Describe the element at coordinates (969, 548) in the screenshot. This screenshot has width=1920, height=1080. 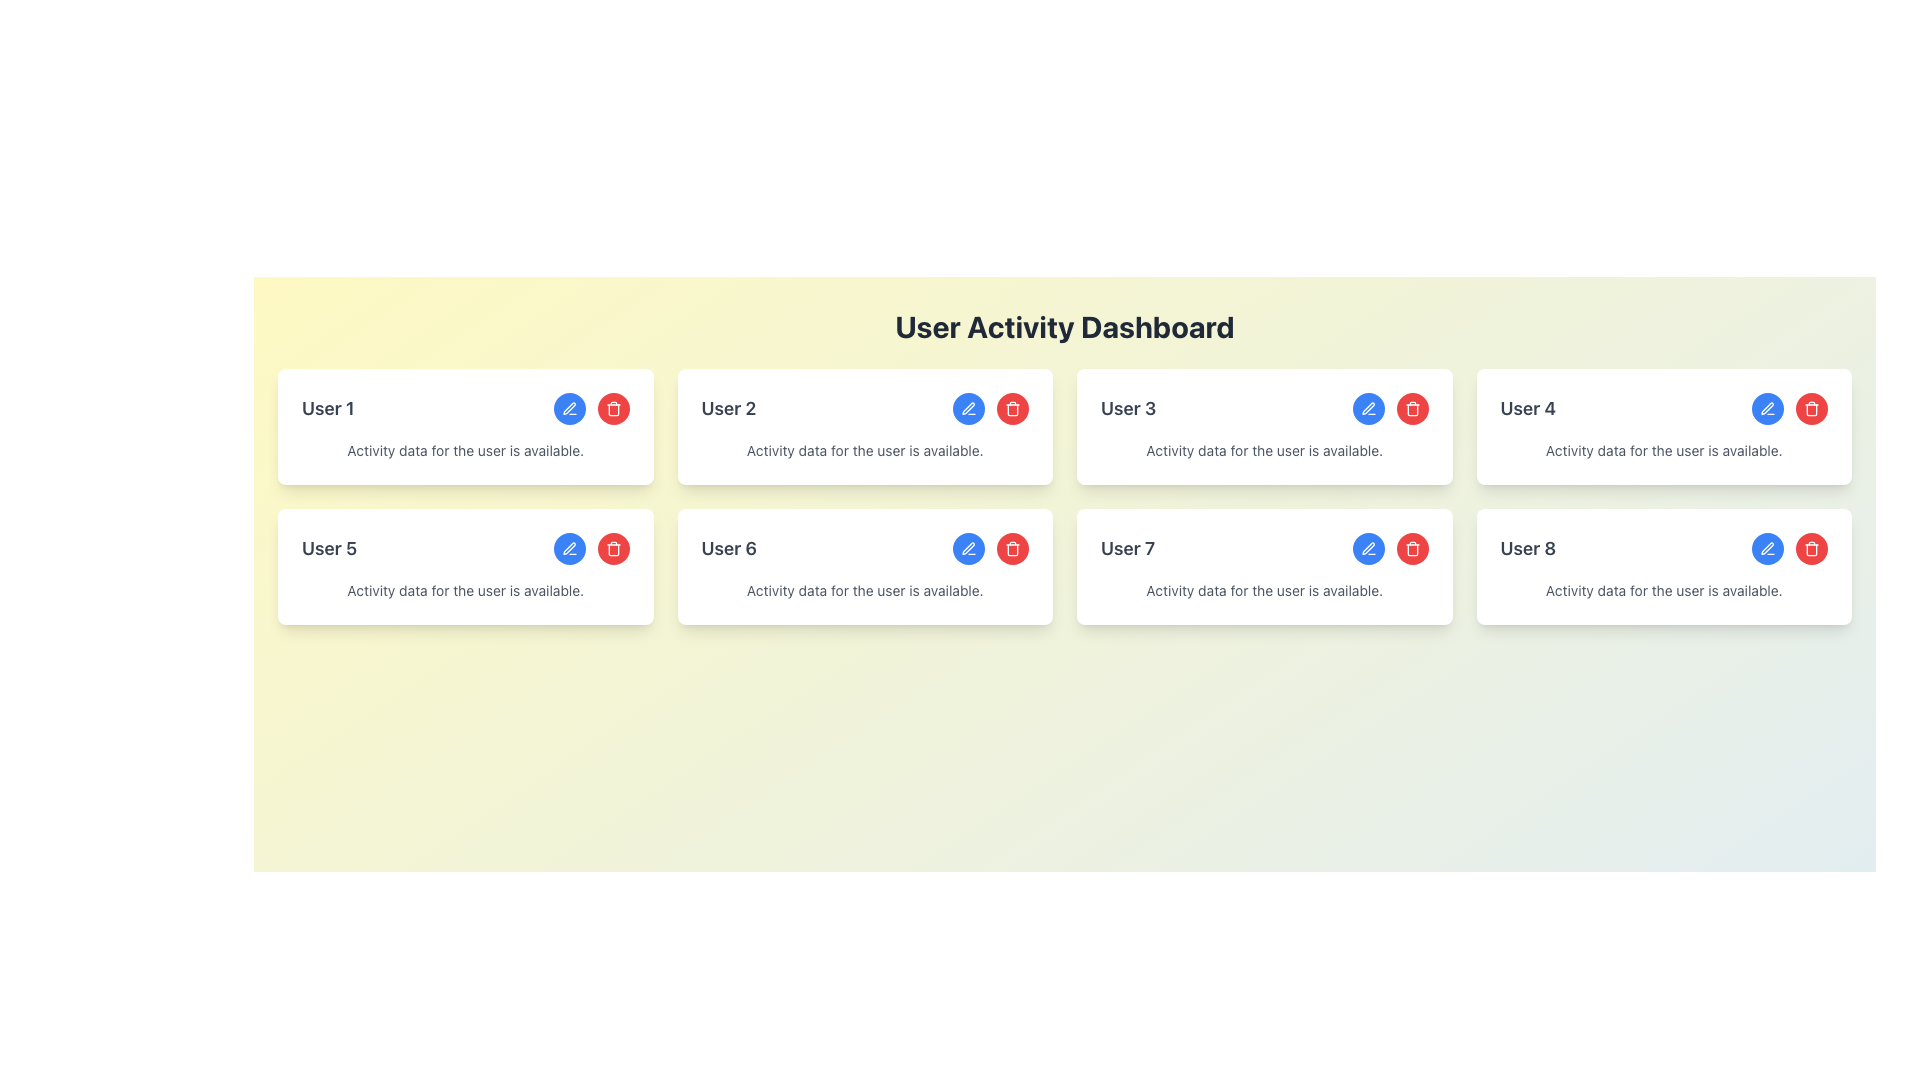
I see `the small blue circular icon with a pen graphic inside, located in the card labeled 'User 6' in the second row, second column` at that location.